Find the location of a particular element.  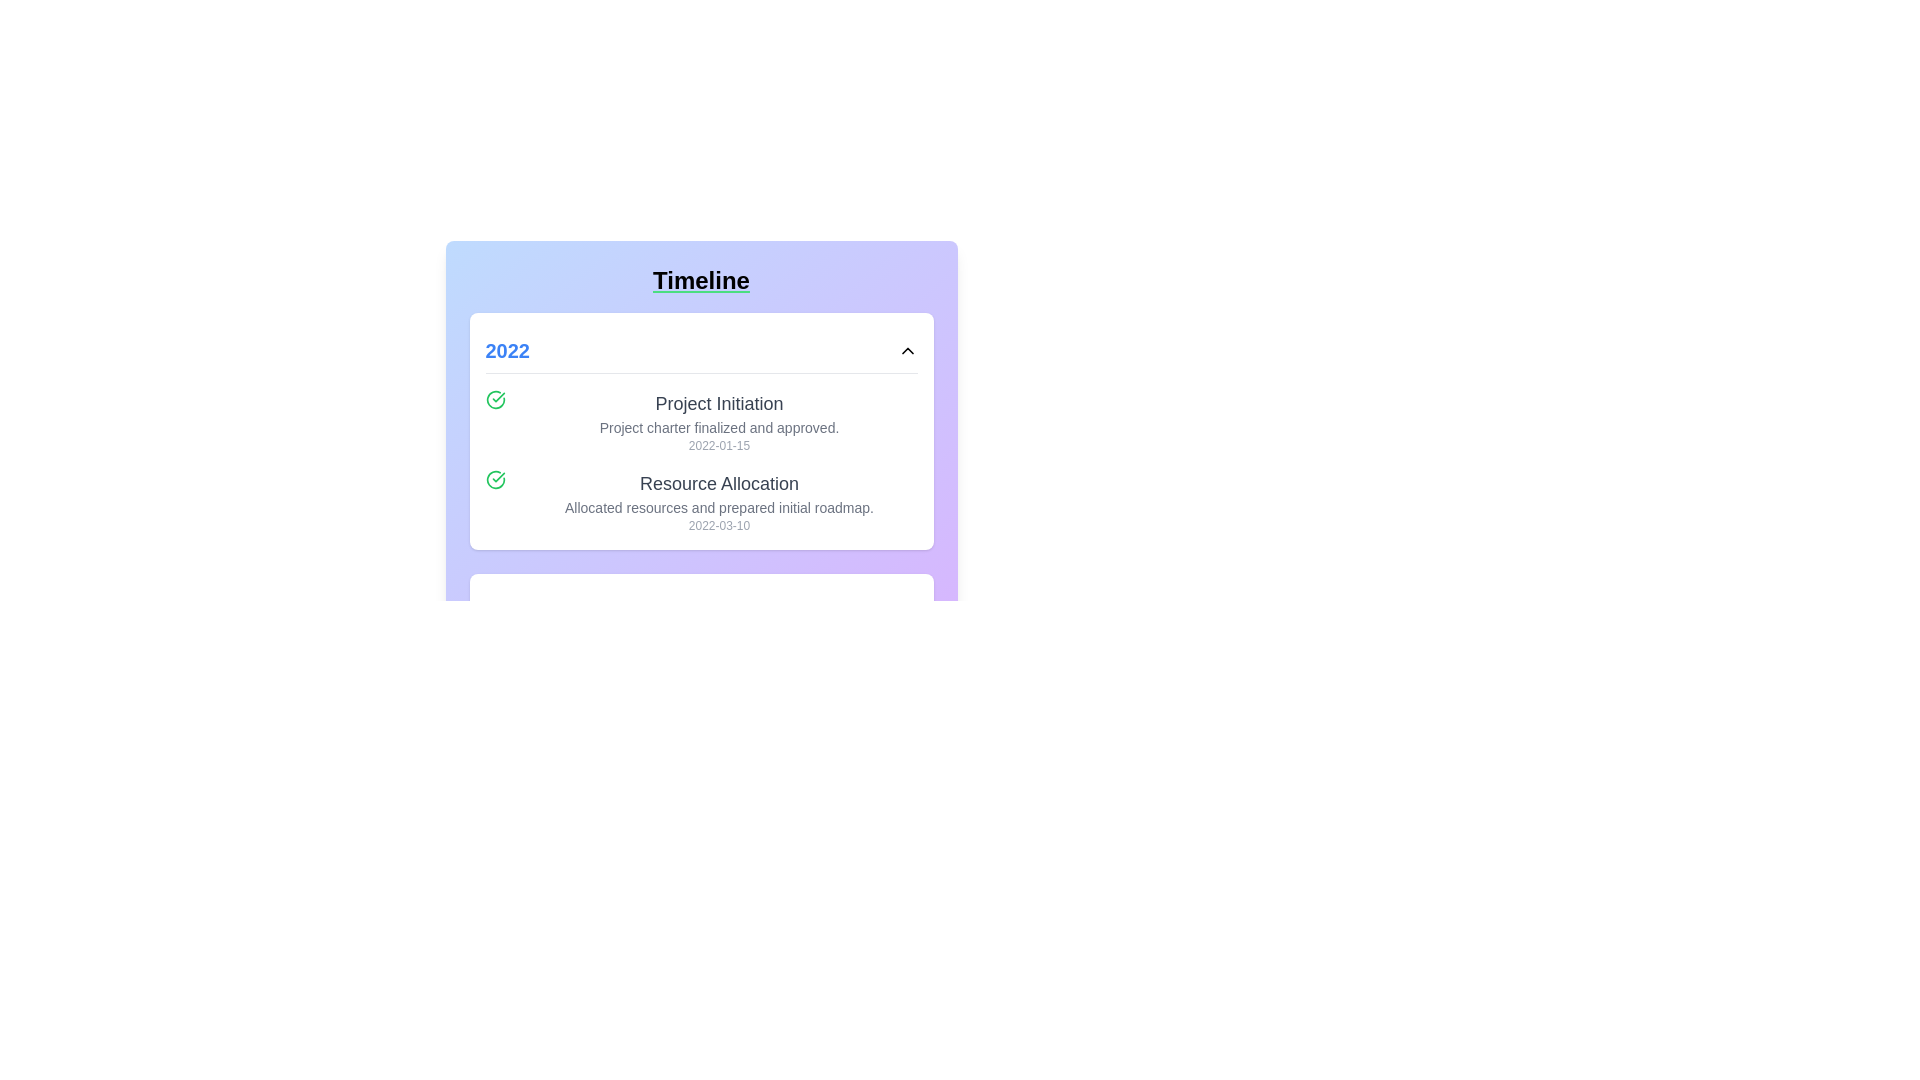

the text label that provides additional information about the 'Project Initiation' process, which is positioned under the title 'Project Initiation' and above the date '2022-01-15' is located at coordinates (719, 427).